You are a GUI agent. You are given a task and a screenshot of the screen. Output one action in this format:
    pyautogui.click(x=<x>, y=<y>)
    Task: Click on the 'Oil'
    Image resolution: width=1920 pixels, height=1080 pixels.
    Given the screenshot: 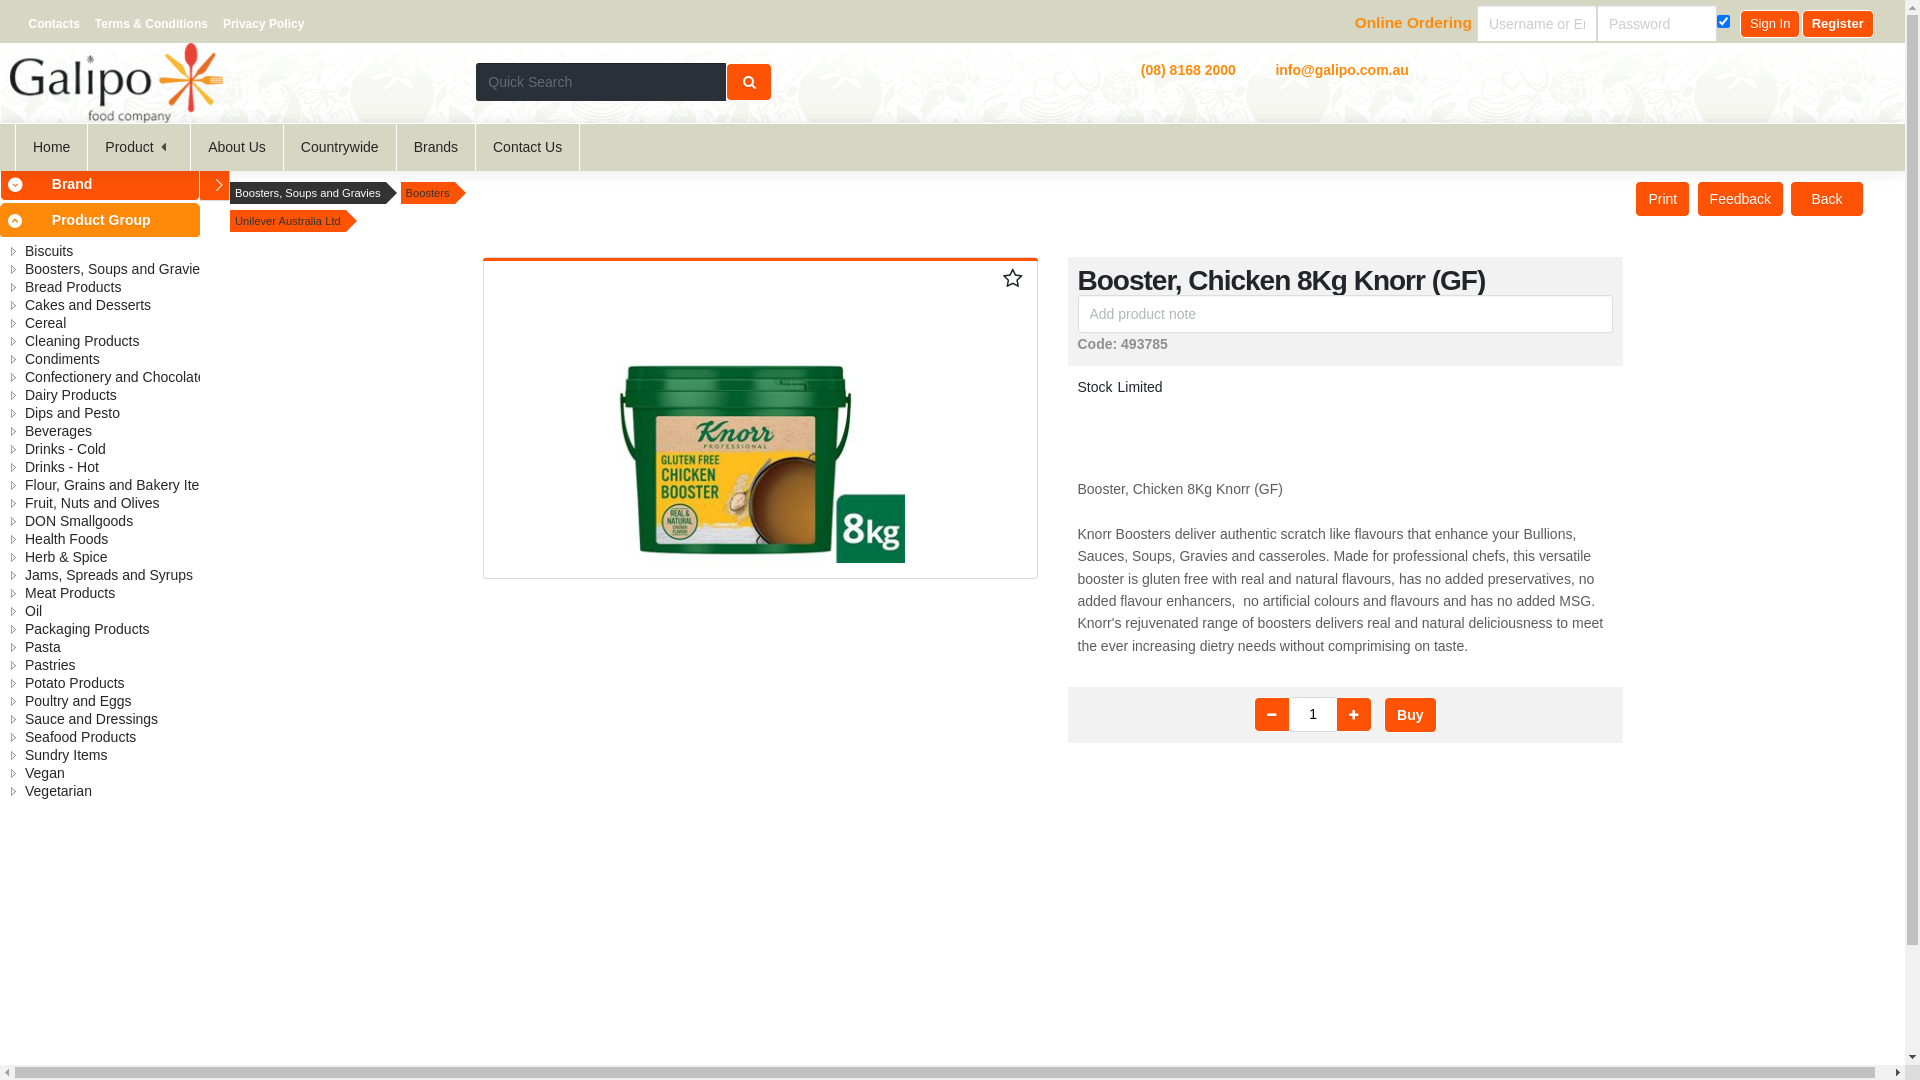 What is the action you would take?
    pyautogui.click(x=33, y=609)
    